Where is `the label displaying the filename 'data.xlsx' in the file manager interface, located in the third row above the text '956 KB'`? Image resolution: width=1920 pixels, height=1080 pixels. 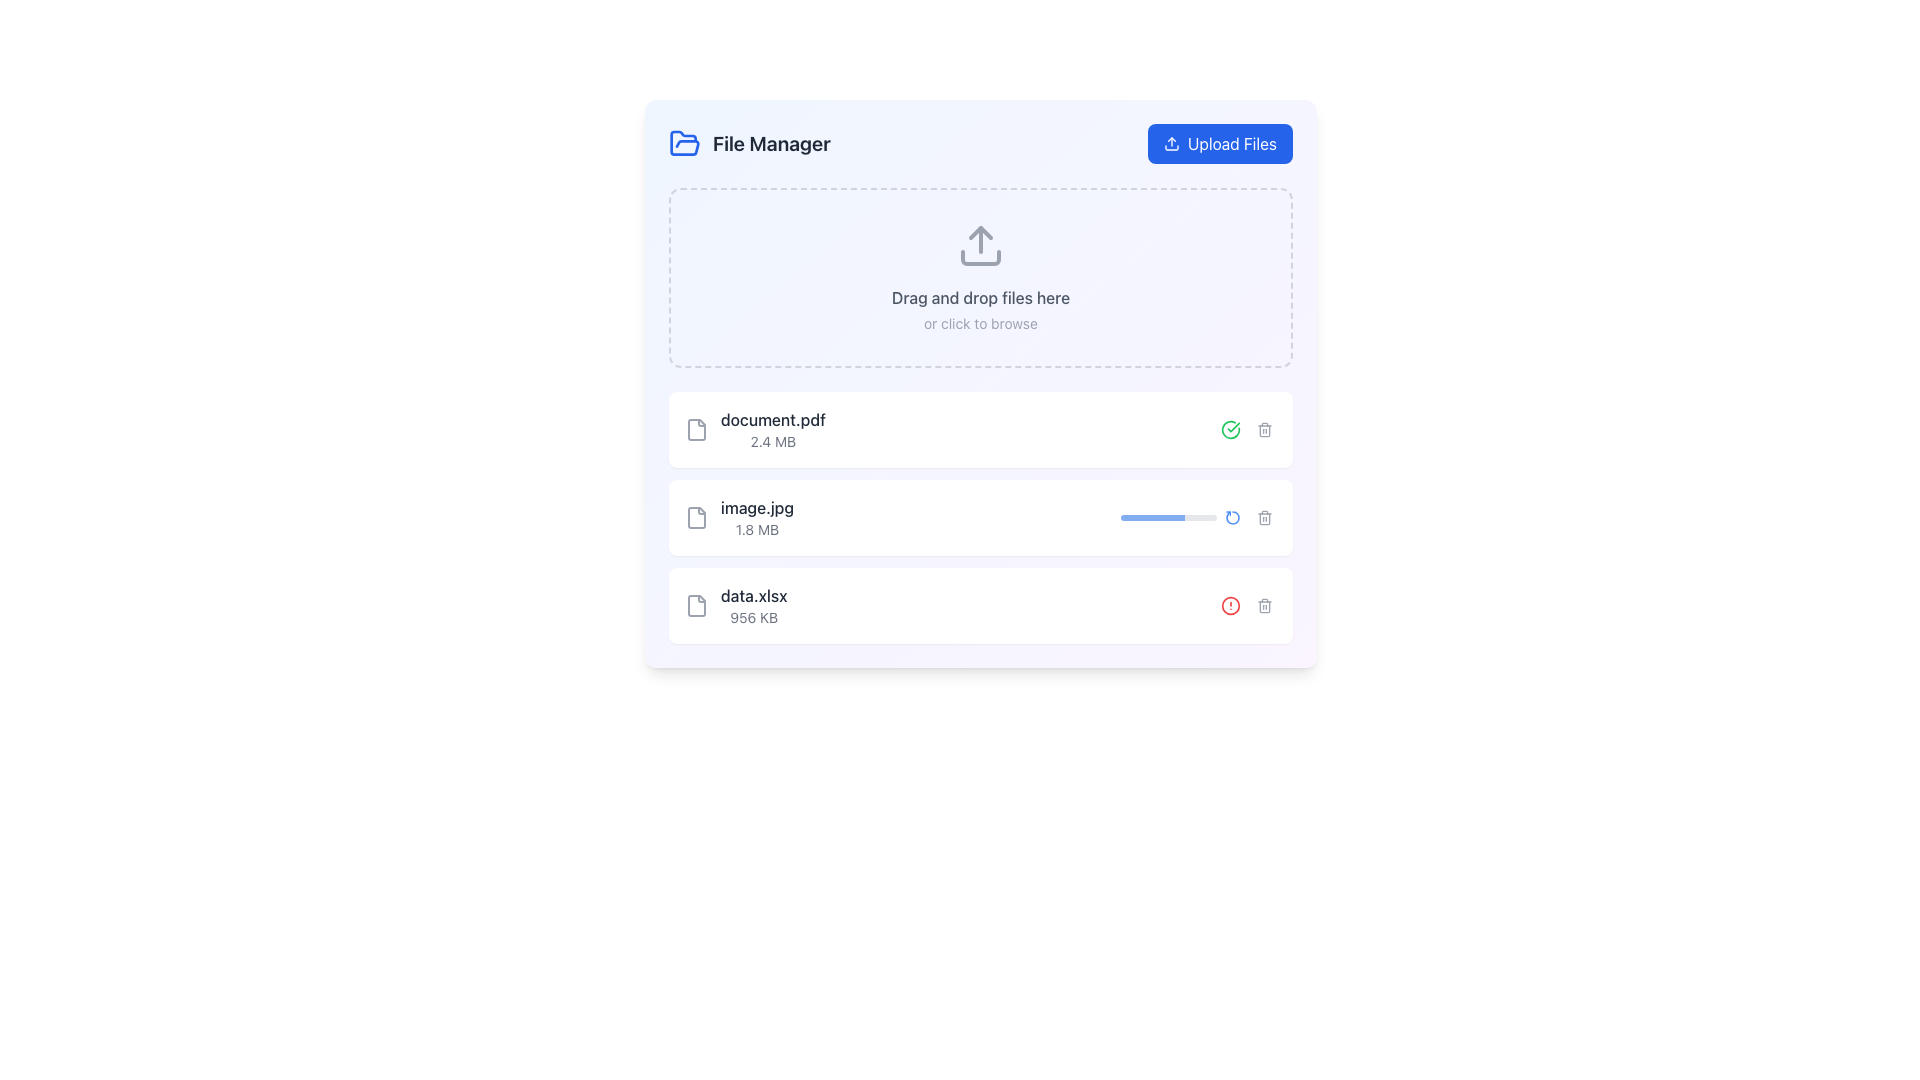
the label displaying the filename 'data.xlsx' in the file manager interface, located in the third row above the text '956 KB' is located at coordinates (753, 595).